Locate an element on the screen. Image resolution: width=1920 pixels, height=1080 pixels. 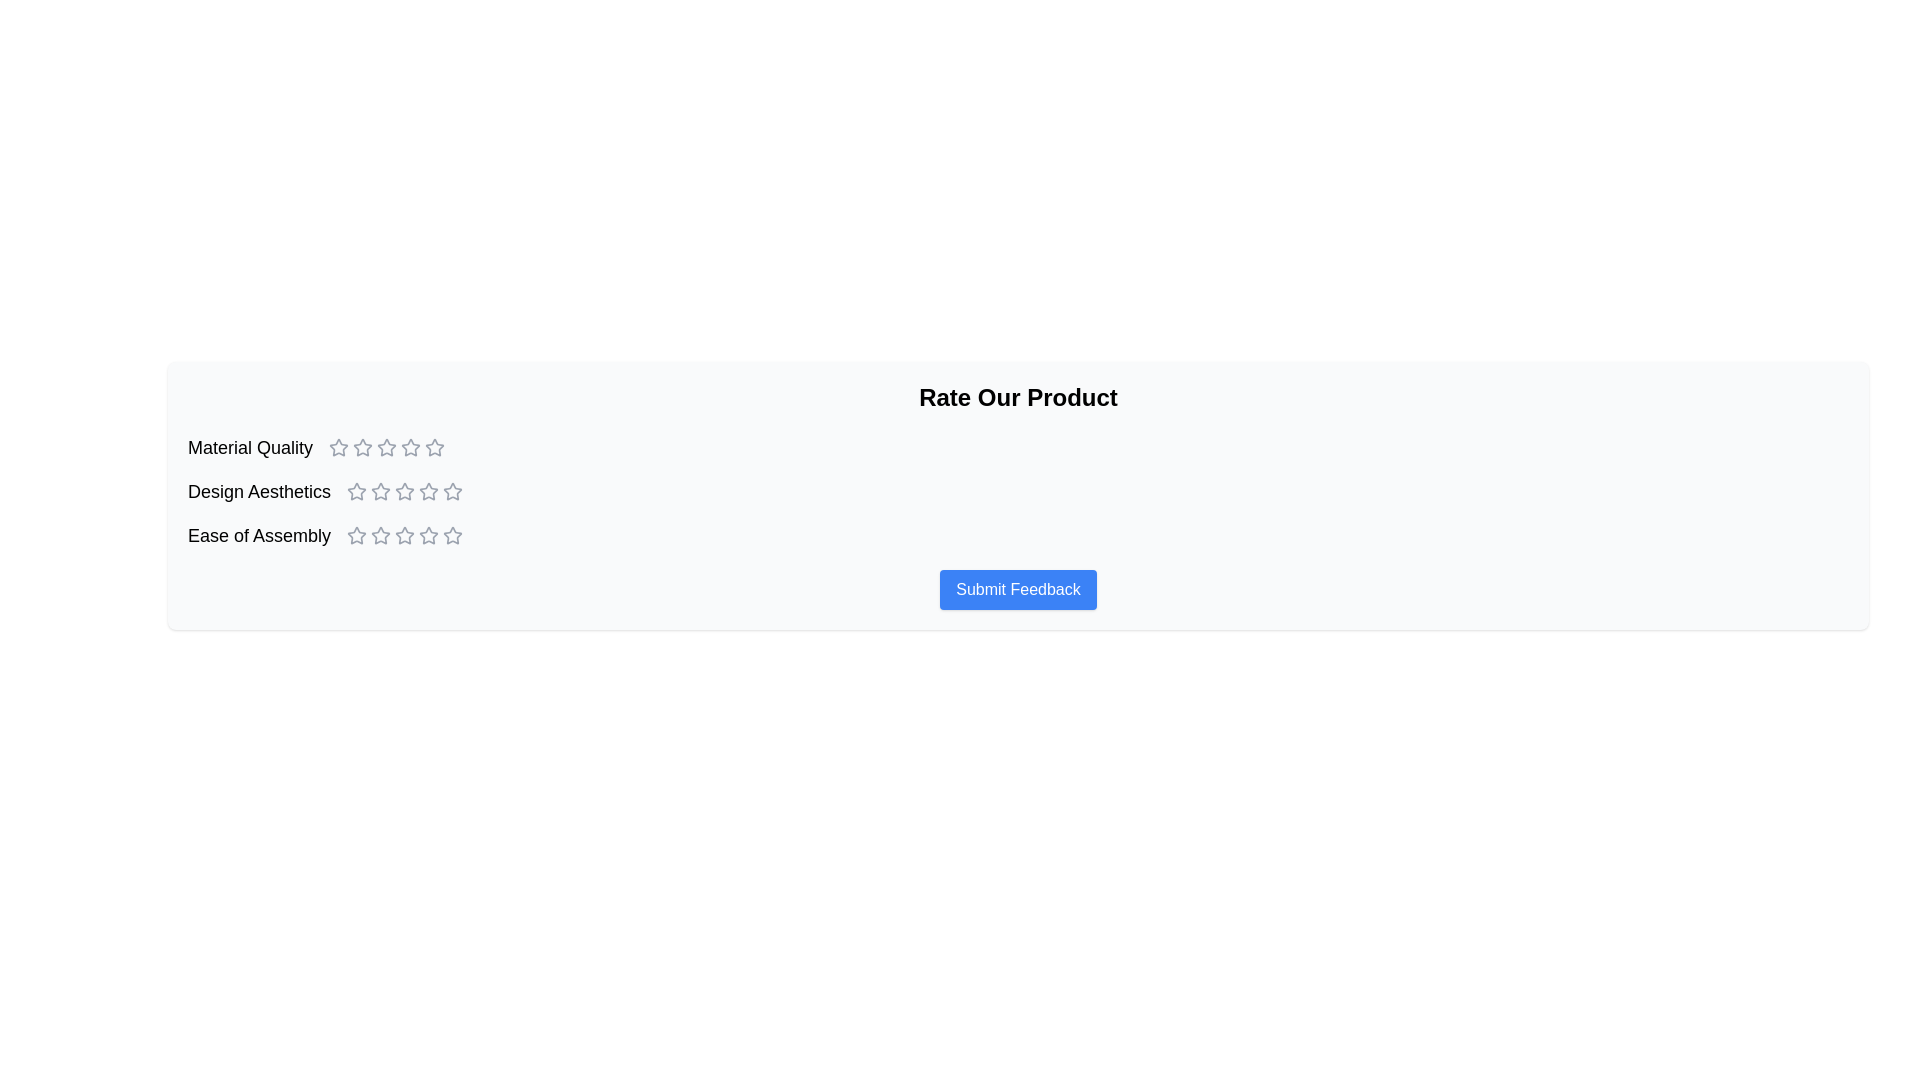
the inactive star-shaped icon representing the fifth rating option is located at coordinates (428, 534).